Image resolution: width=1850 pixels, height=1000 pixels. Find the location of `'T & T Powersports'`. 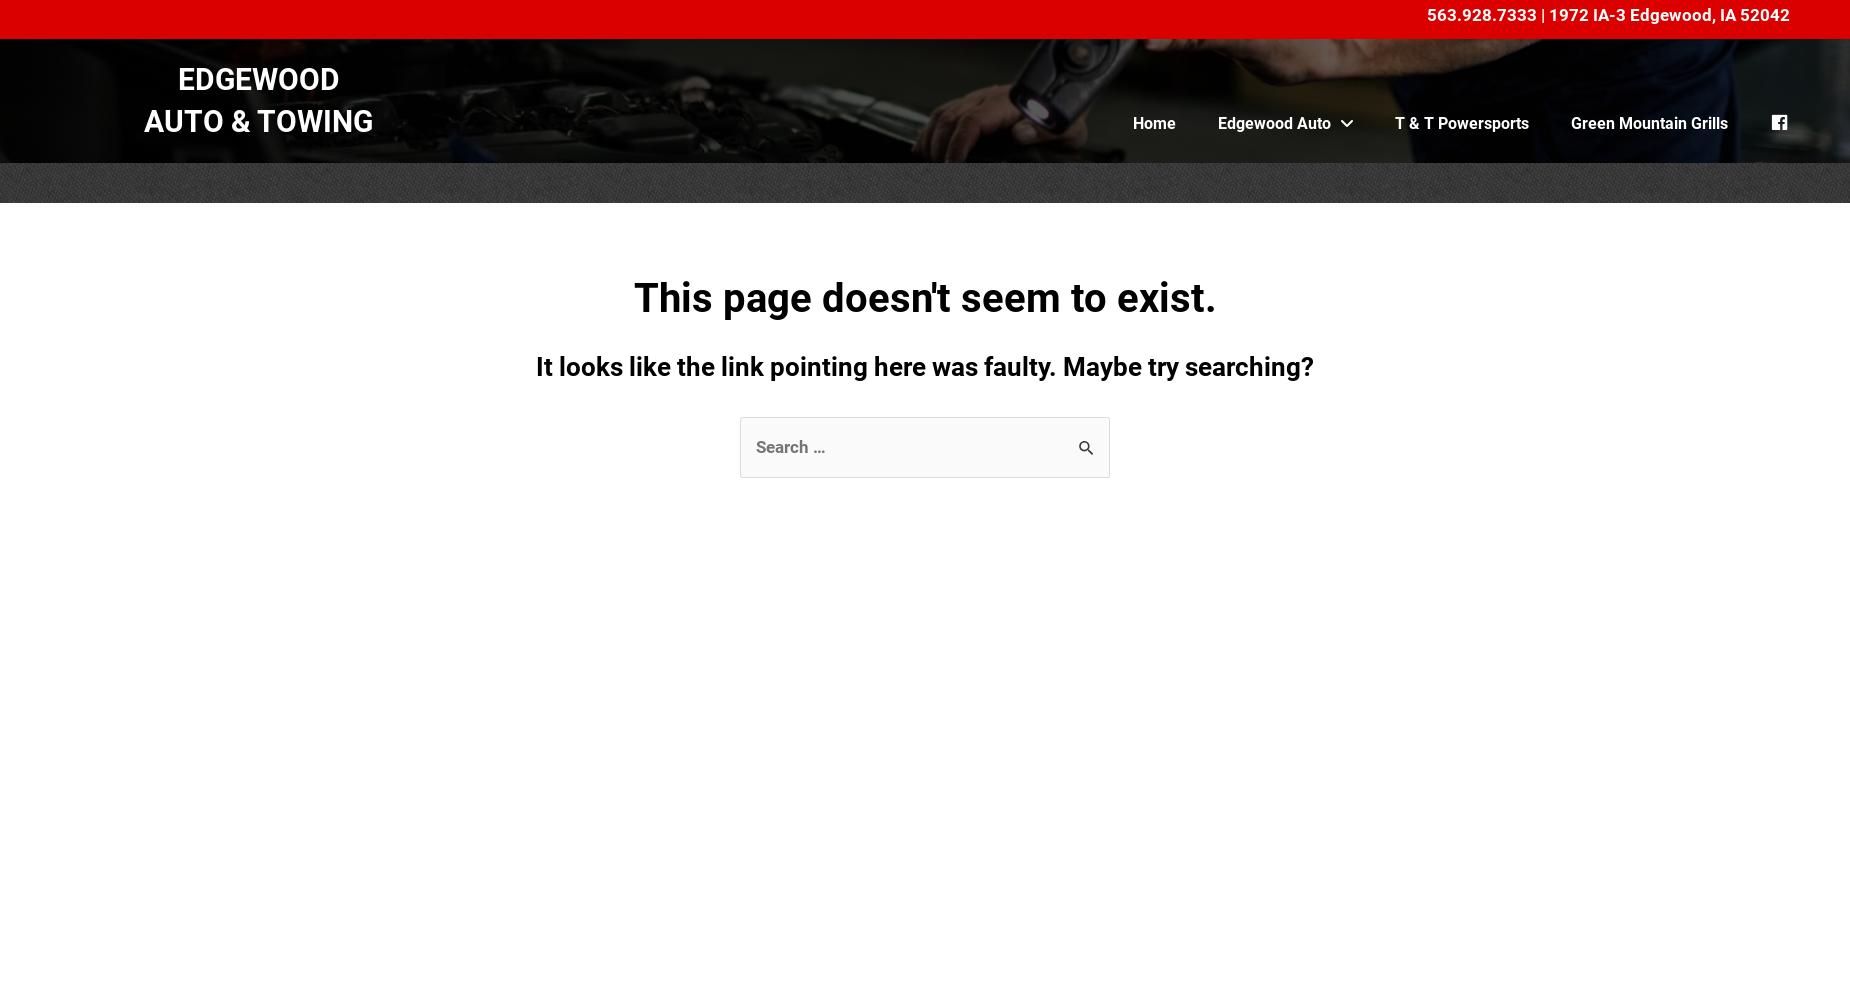

'T & T Powersports' is located at coordinates (1462, 121).